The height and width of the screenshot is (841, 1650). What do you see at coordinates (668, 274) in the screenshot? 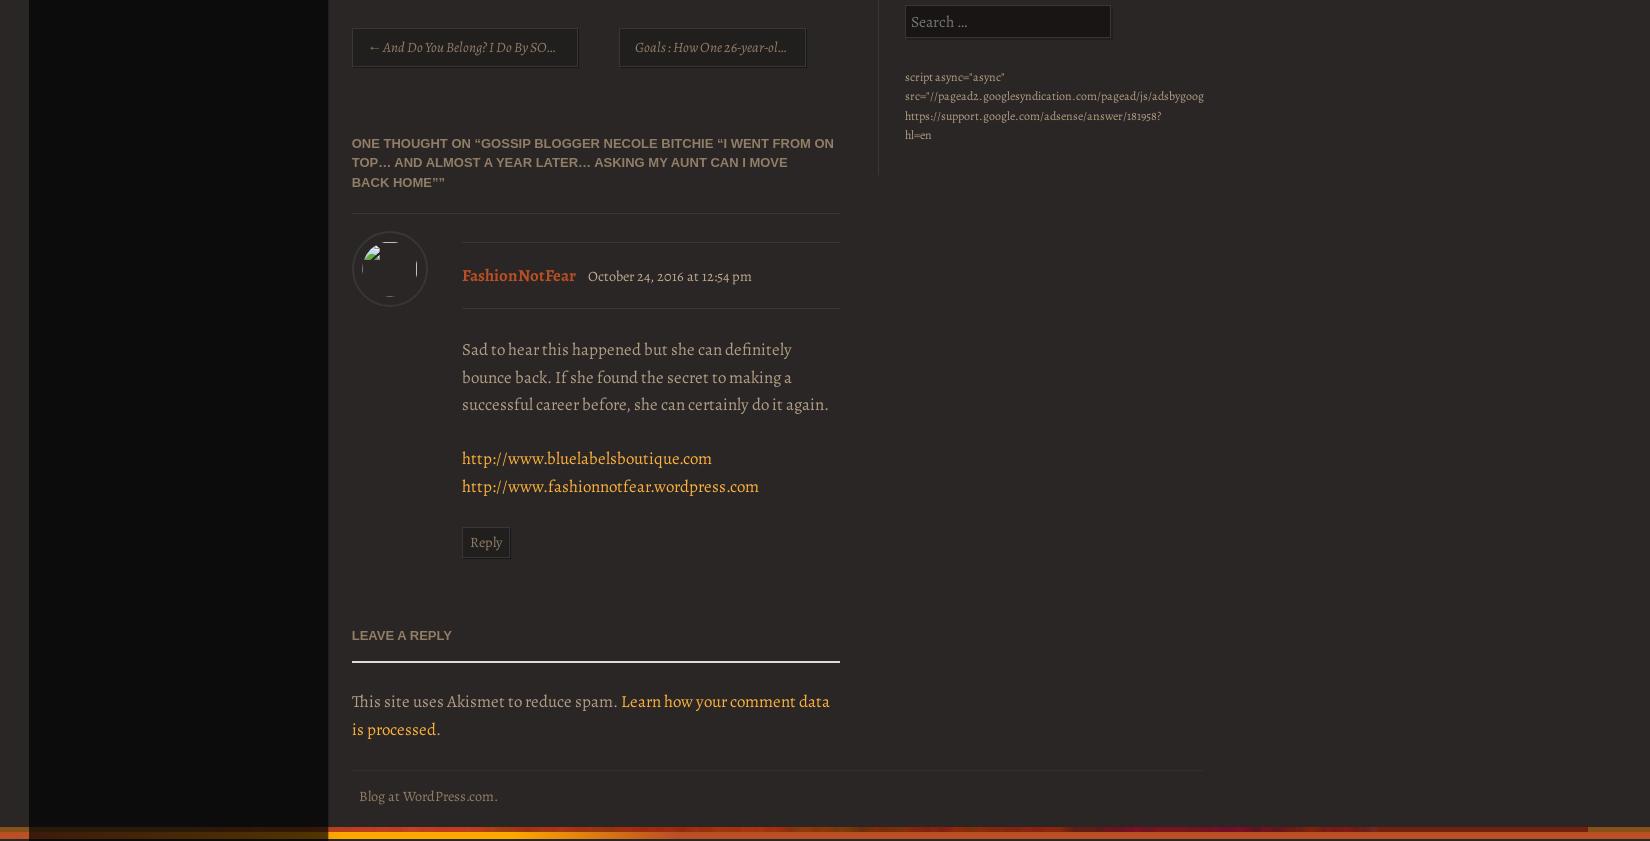
I see `'October 24, 2016 at 12:54 pm'` at bounding box center [668, 274].